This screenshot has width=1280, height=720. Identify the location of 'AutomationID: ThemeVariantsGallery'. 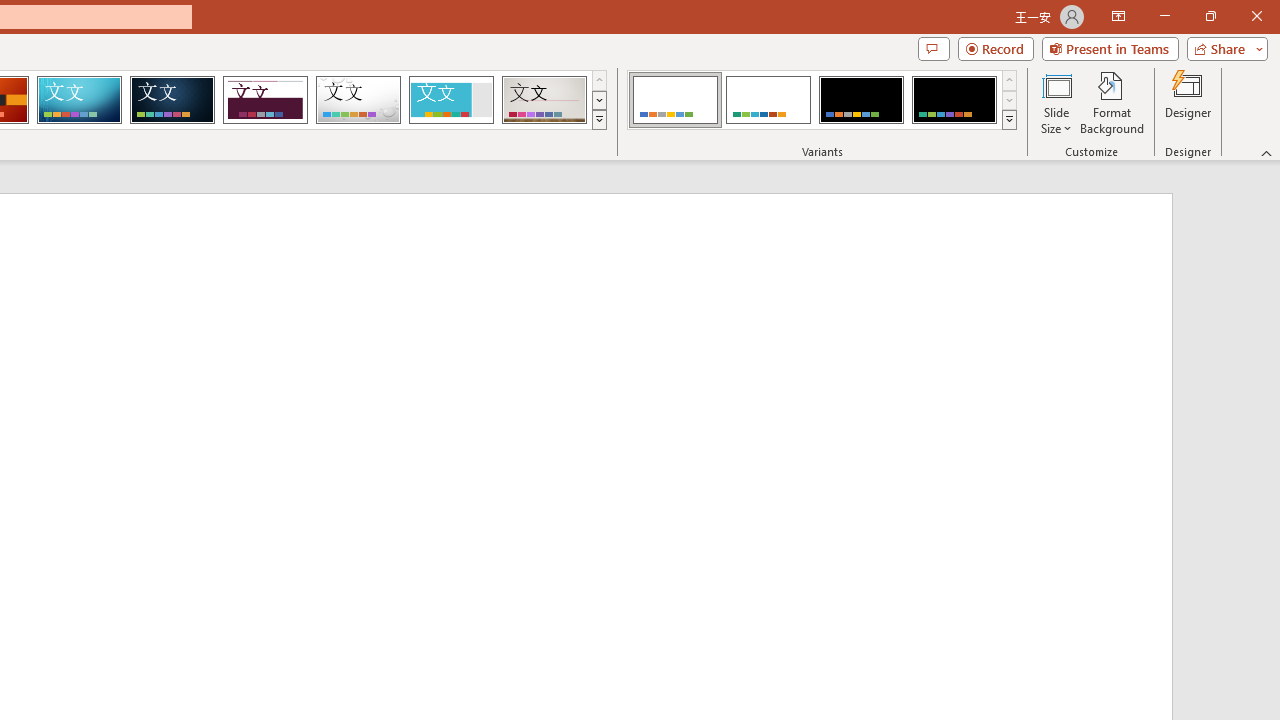
(823, 100).